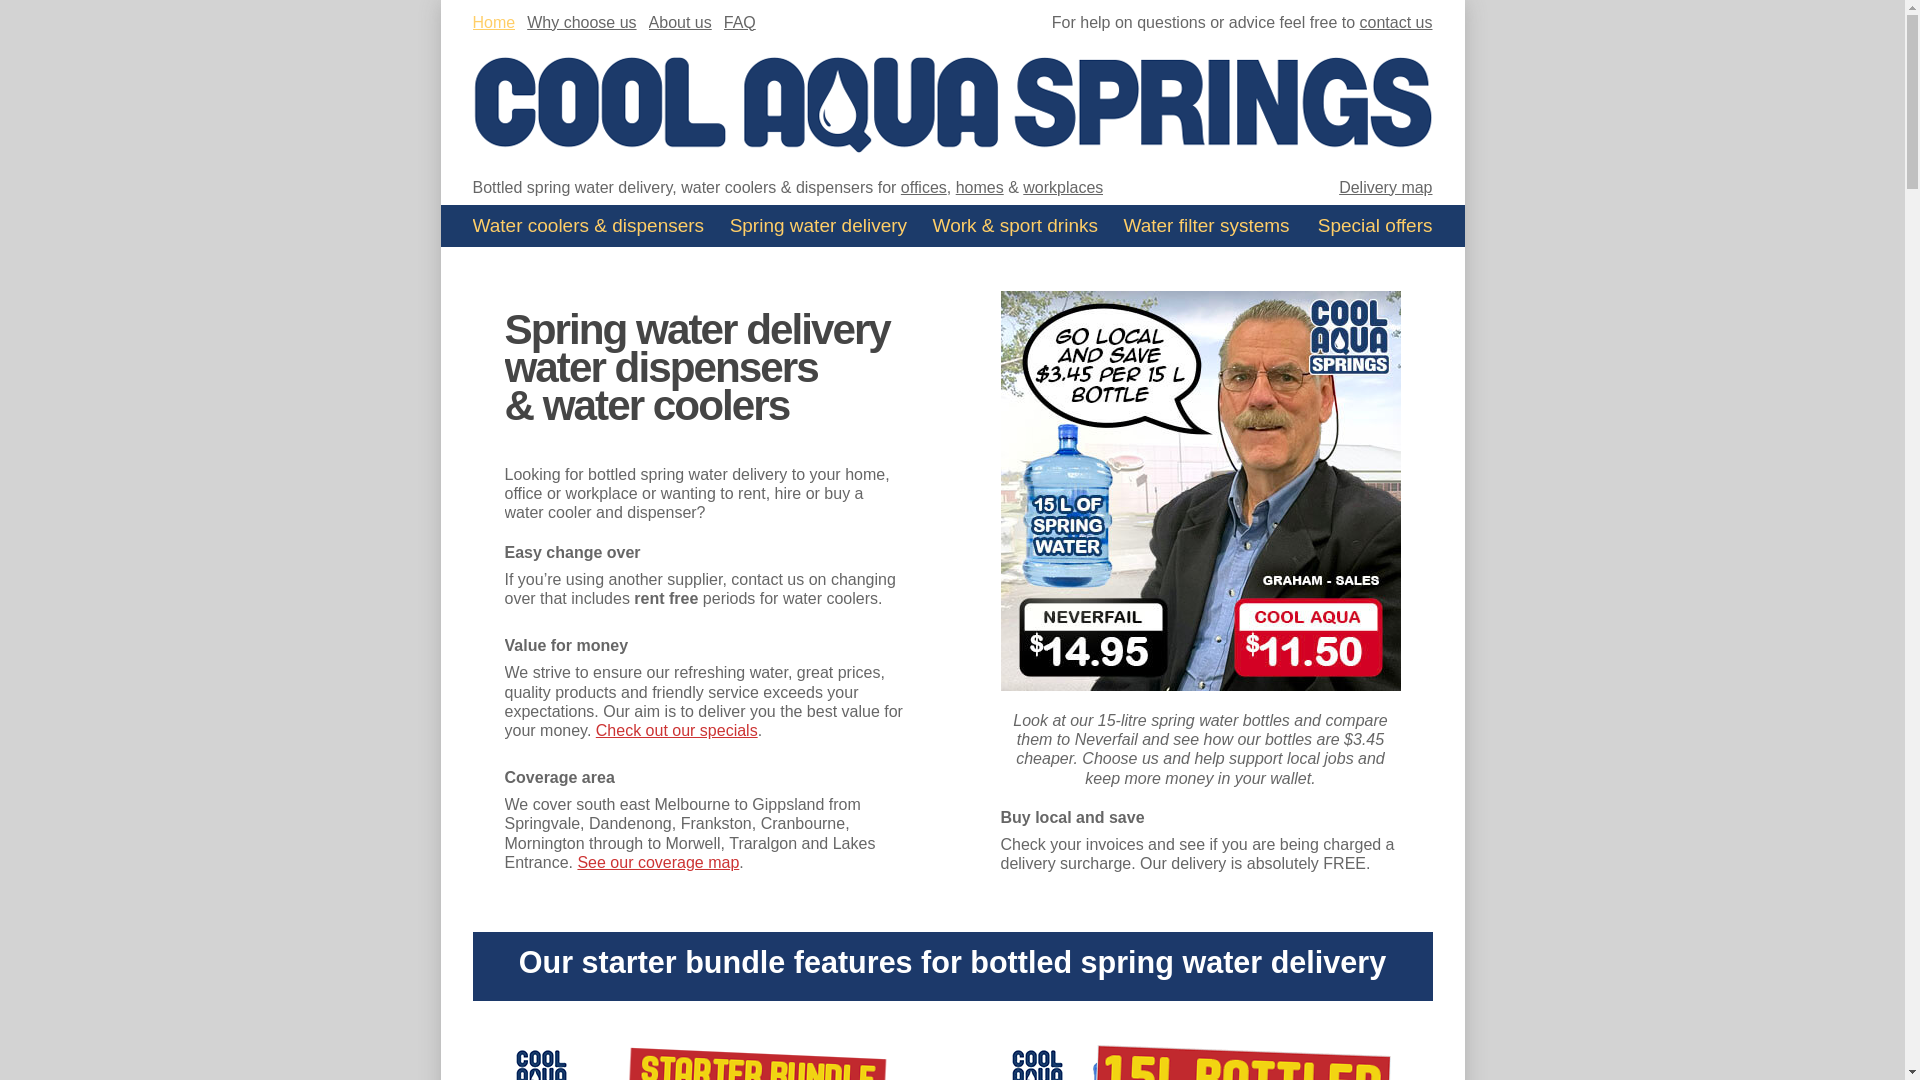 This screenshot has height=1080, width=1920. Describe the element at coordinates (723, 22) in the screenshot. I see `'FAQ'` at that location.